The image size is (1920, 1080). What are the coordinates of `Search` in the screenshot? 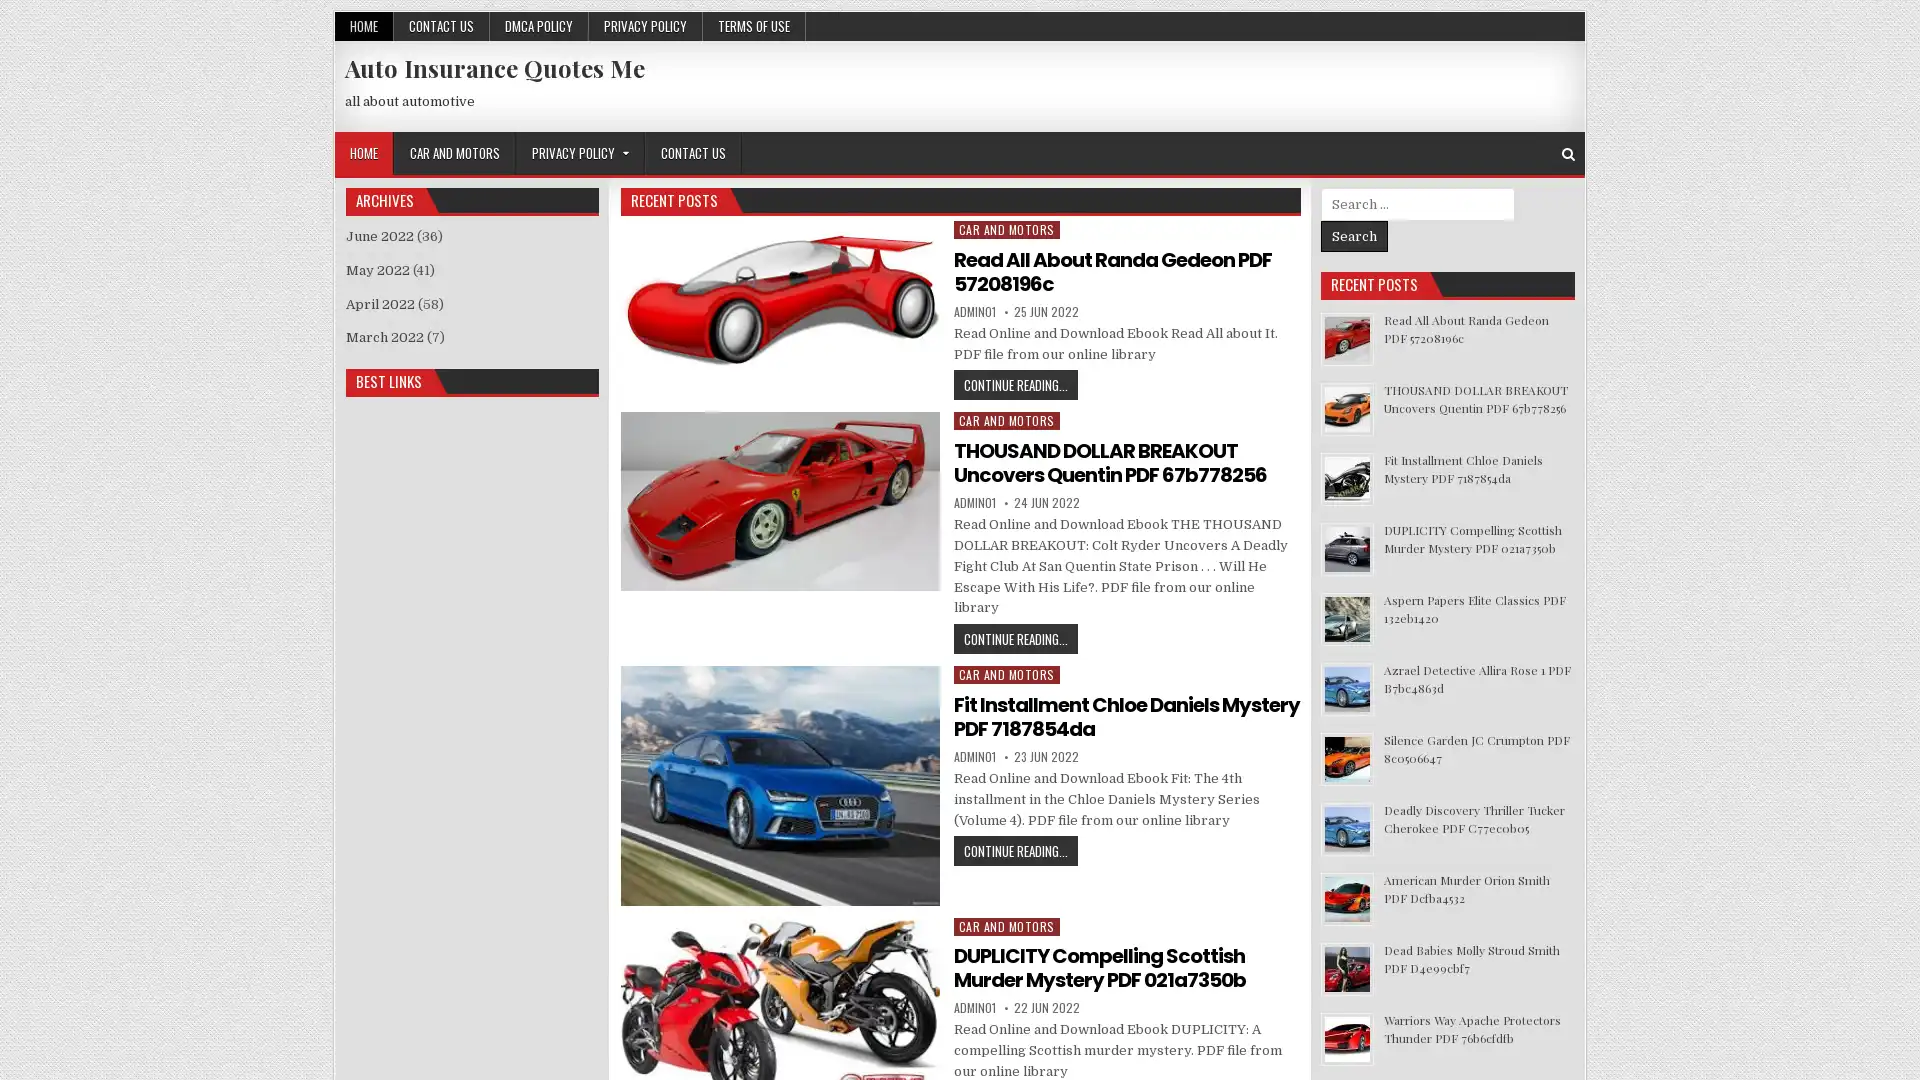 It's located at (1354, 235).